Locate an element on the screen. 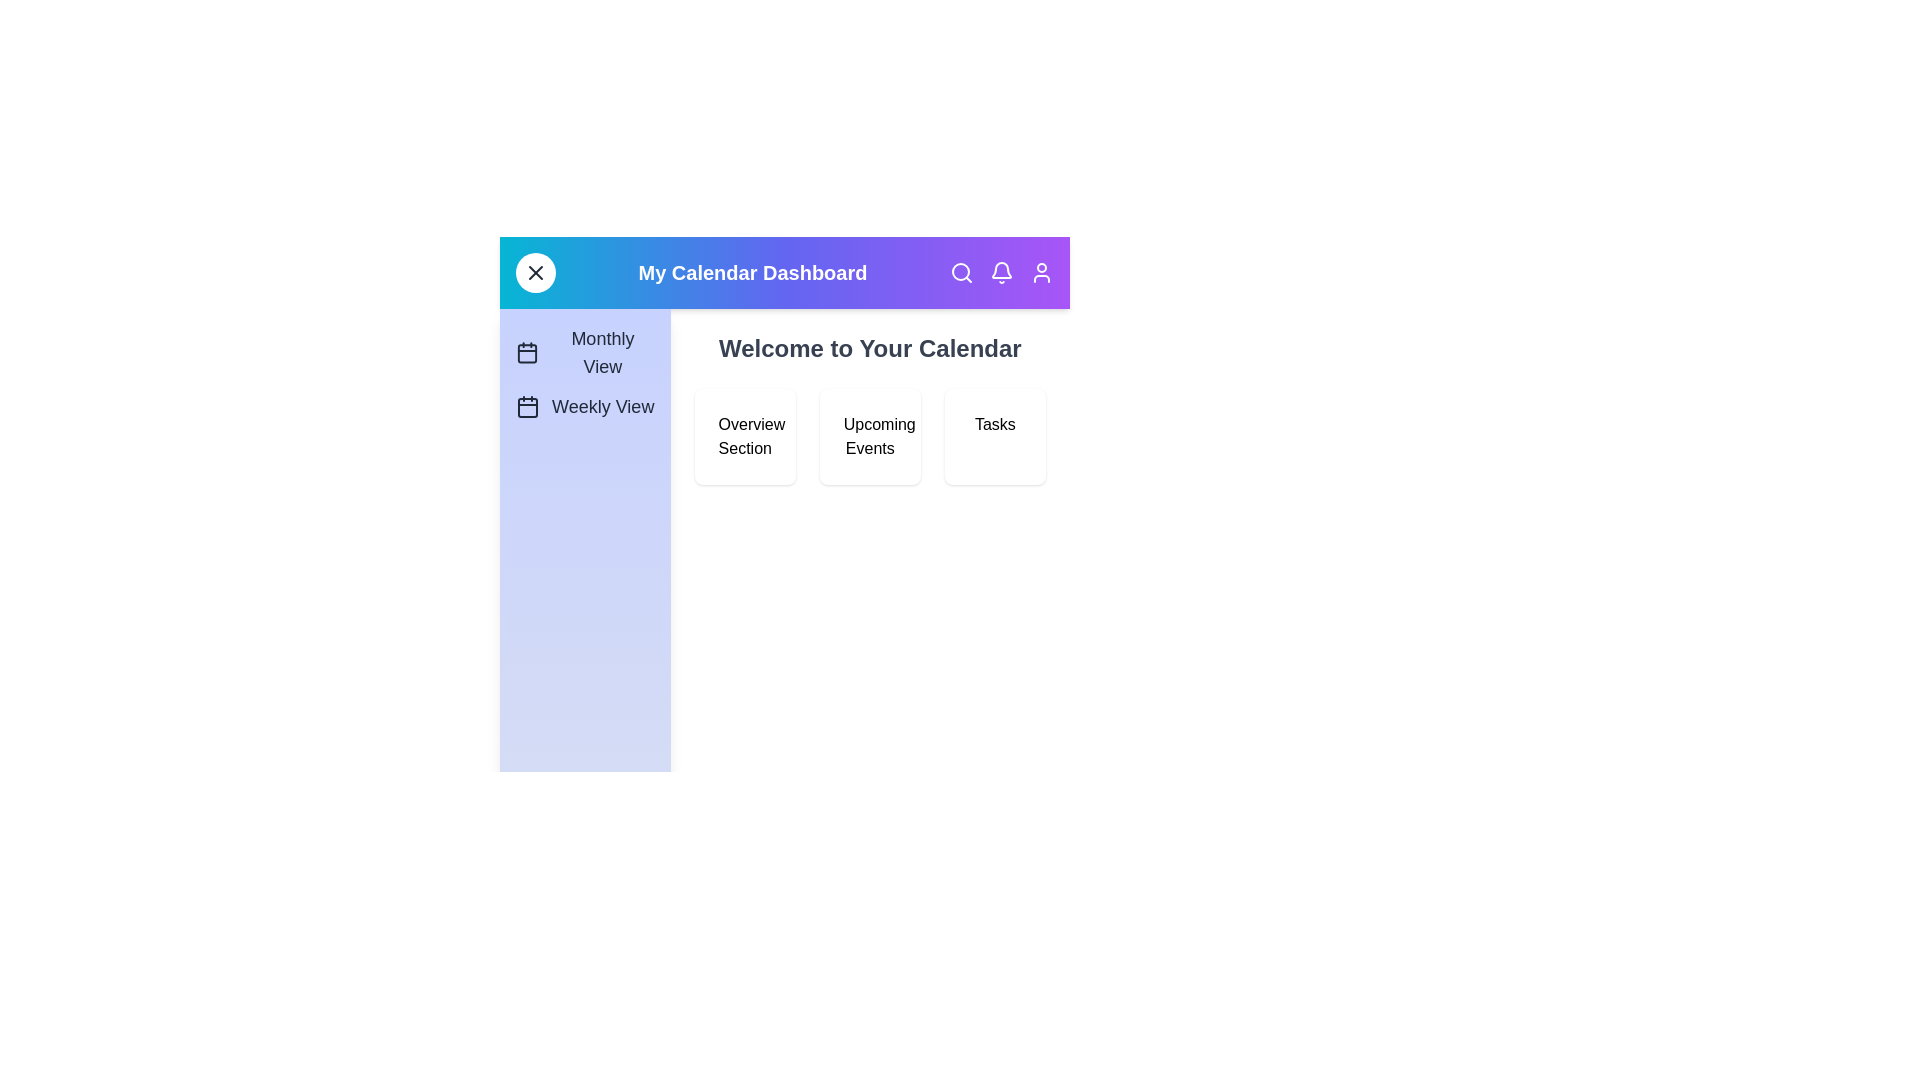 Image resolution: width=1920 pixels, height=1080 pixels. the close or dismiss icon located in the top-left corner of the navigation bar, specifically to the left of 'My Calendar Dashboard', to trigger a tooltip or visual effect if available is located at coordinates (536, 273).